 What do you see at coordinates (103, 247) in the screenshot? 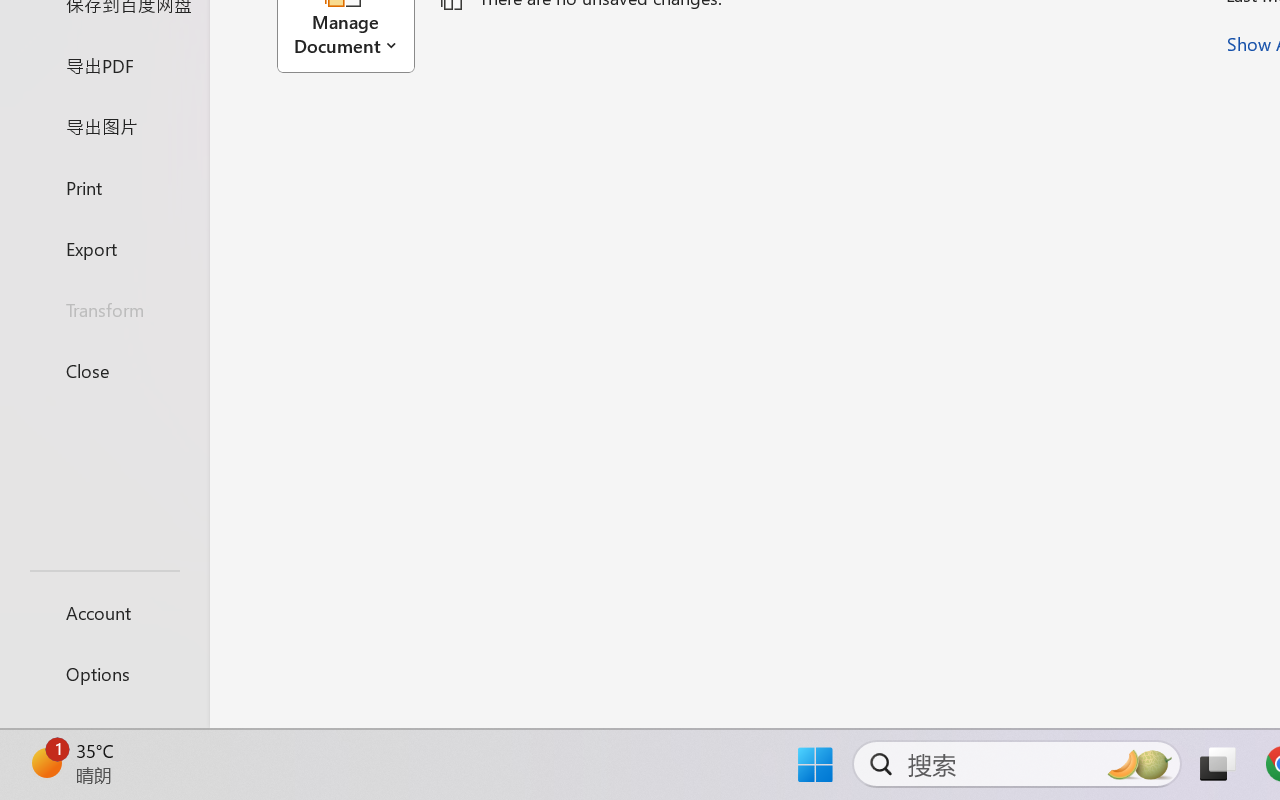
I see `'Export'` at bounding box center [103, 247].